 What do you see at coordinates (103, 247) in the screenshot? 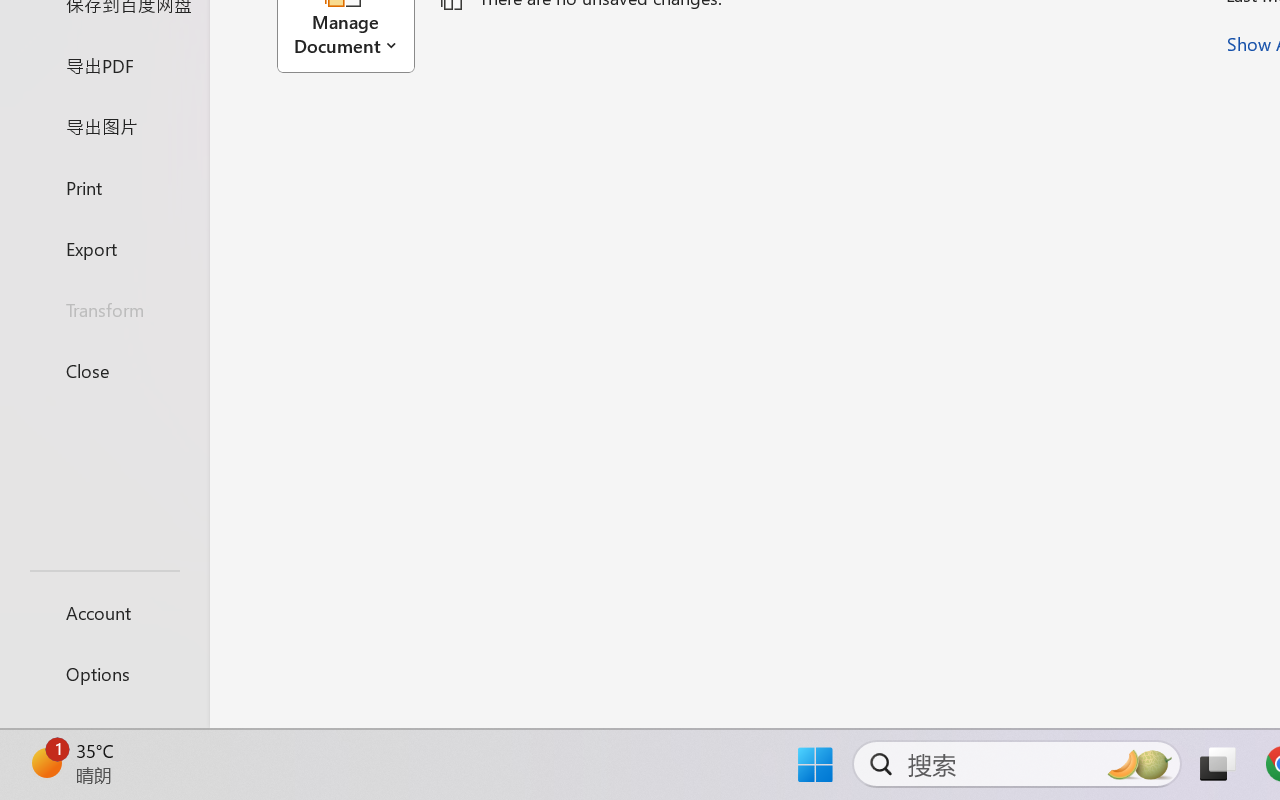
I see `'Export'` at bounding box center [103, 247].